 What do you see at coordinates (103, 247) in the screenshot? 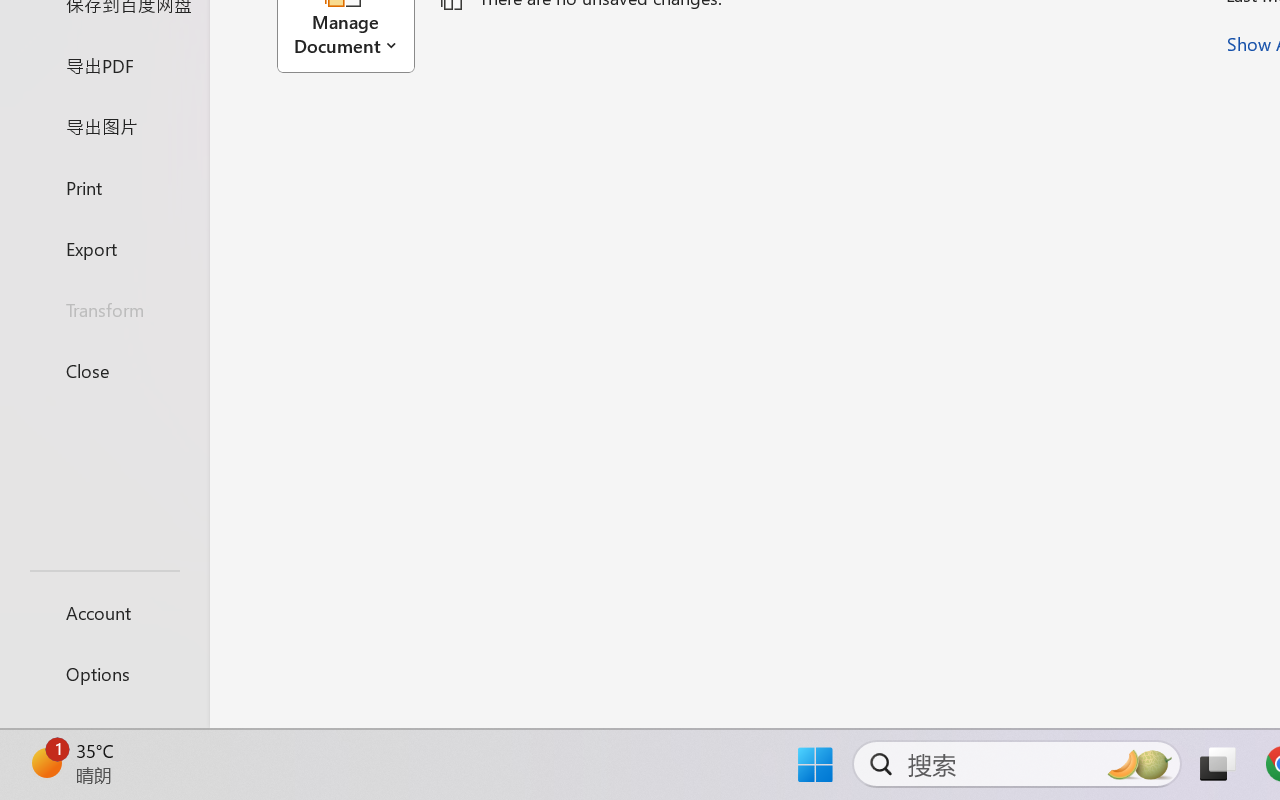
I see `'Export'` at bounding box center [103, 247].